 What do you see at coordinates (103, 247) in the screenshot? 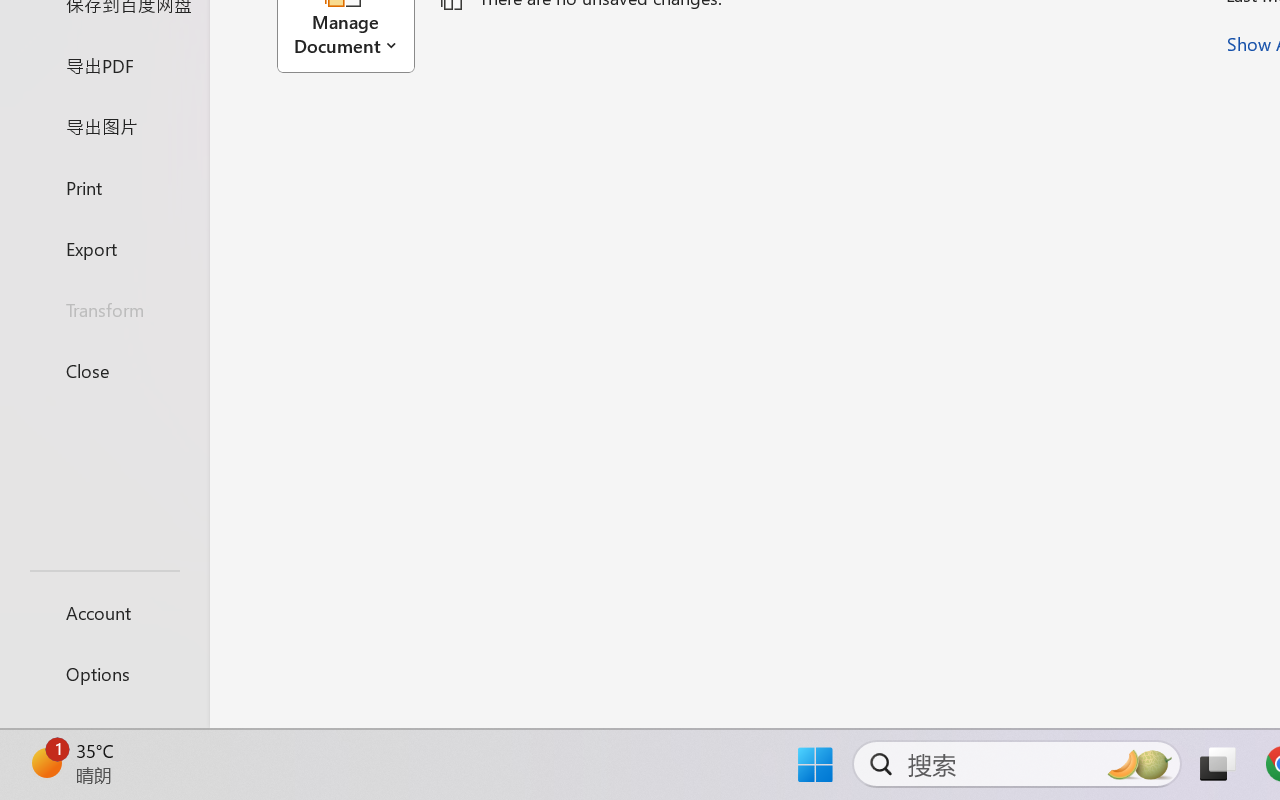
I see `'Export'` at bounding box center [103, 247].